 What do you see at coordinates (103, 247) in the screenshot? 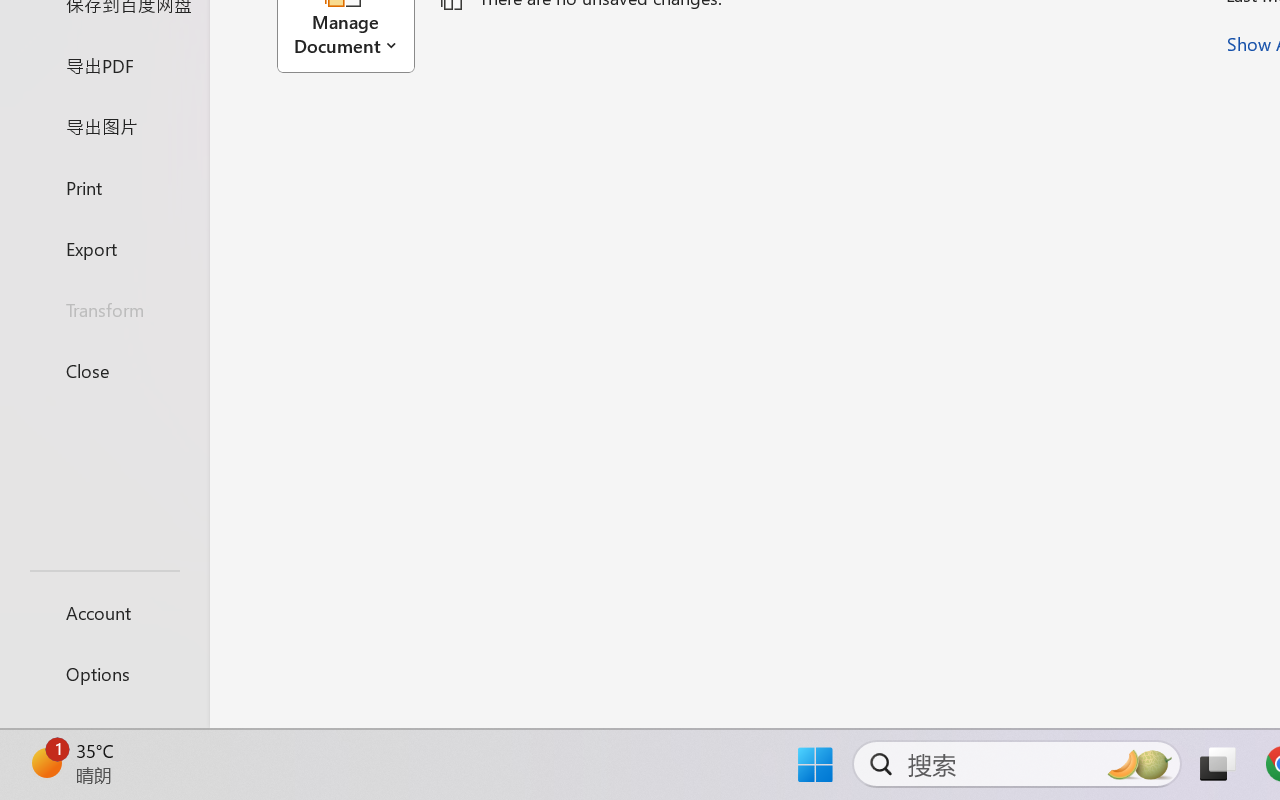
I see `'Export'` at bounding box center [103, 247].